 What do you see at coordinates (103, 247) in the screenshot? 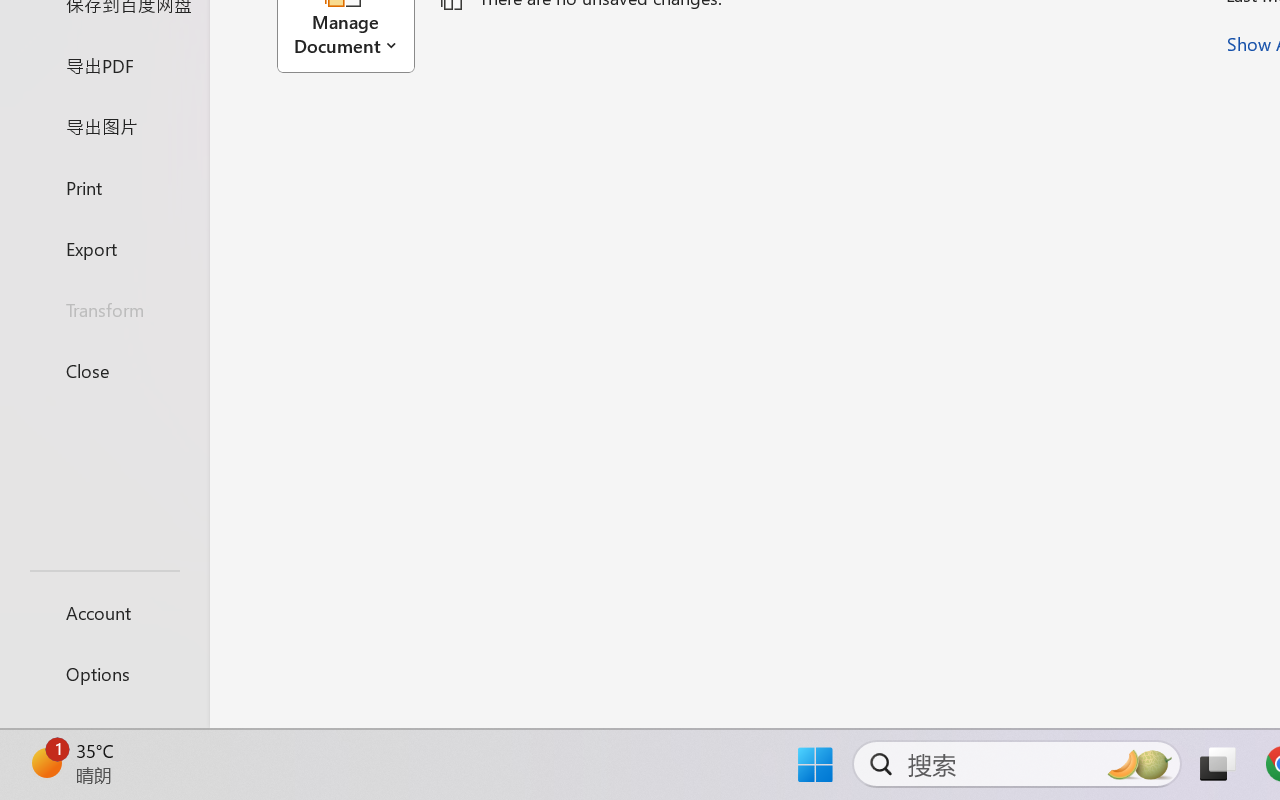
I see `'Export'` at bounding box center [103, 247].